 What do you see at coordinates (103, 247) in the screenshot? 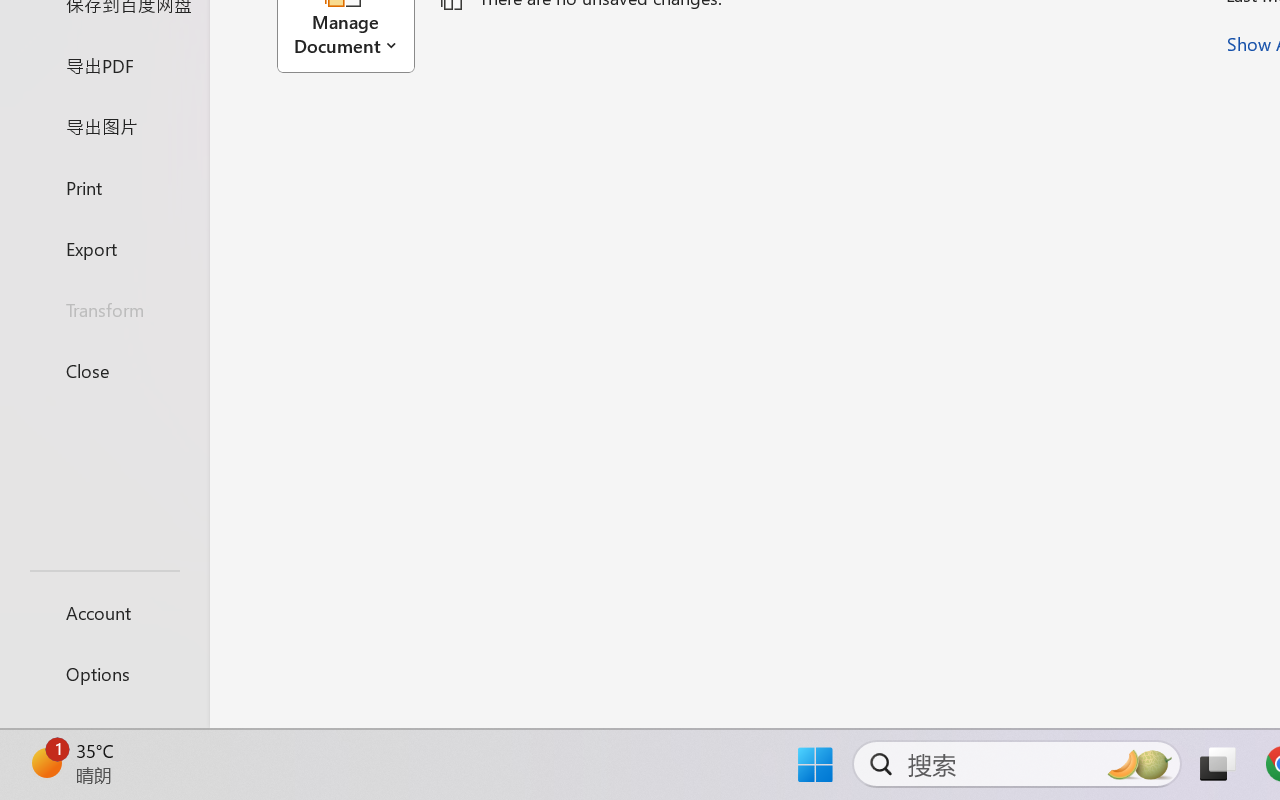
I see `'Export'` at bounding box center [103, 247].